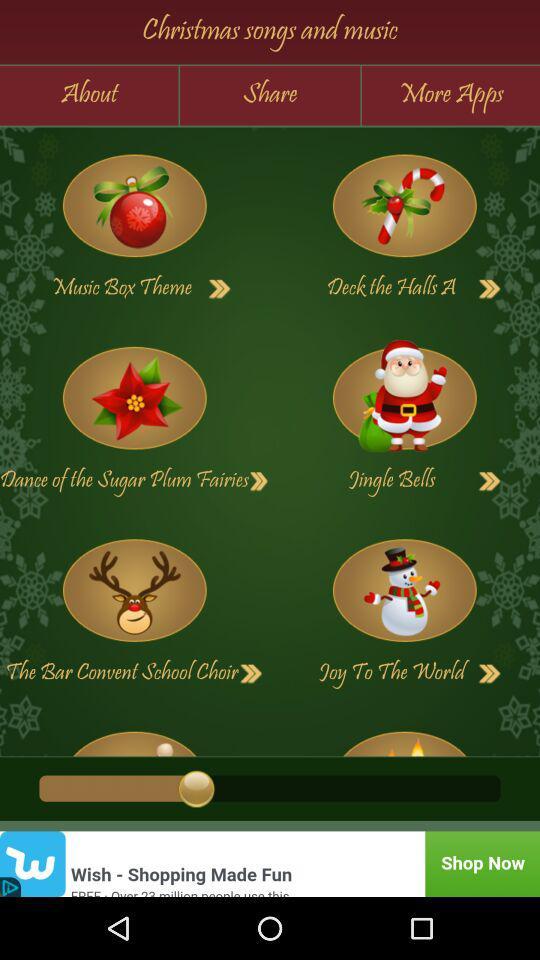 This screenshot has height=960, width=540. Describe the element at coordinates (489, 288) in the screenshot. I see `next page` at that location.